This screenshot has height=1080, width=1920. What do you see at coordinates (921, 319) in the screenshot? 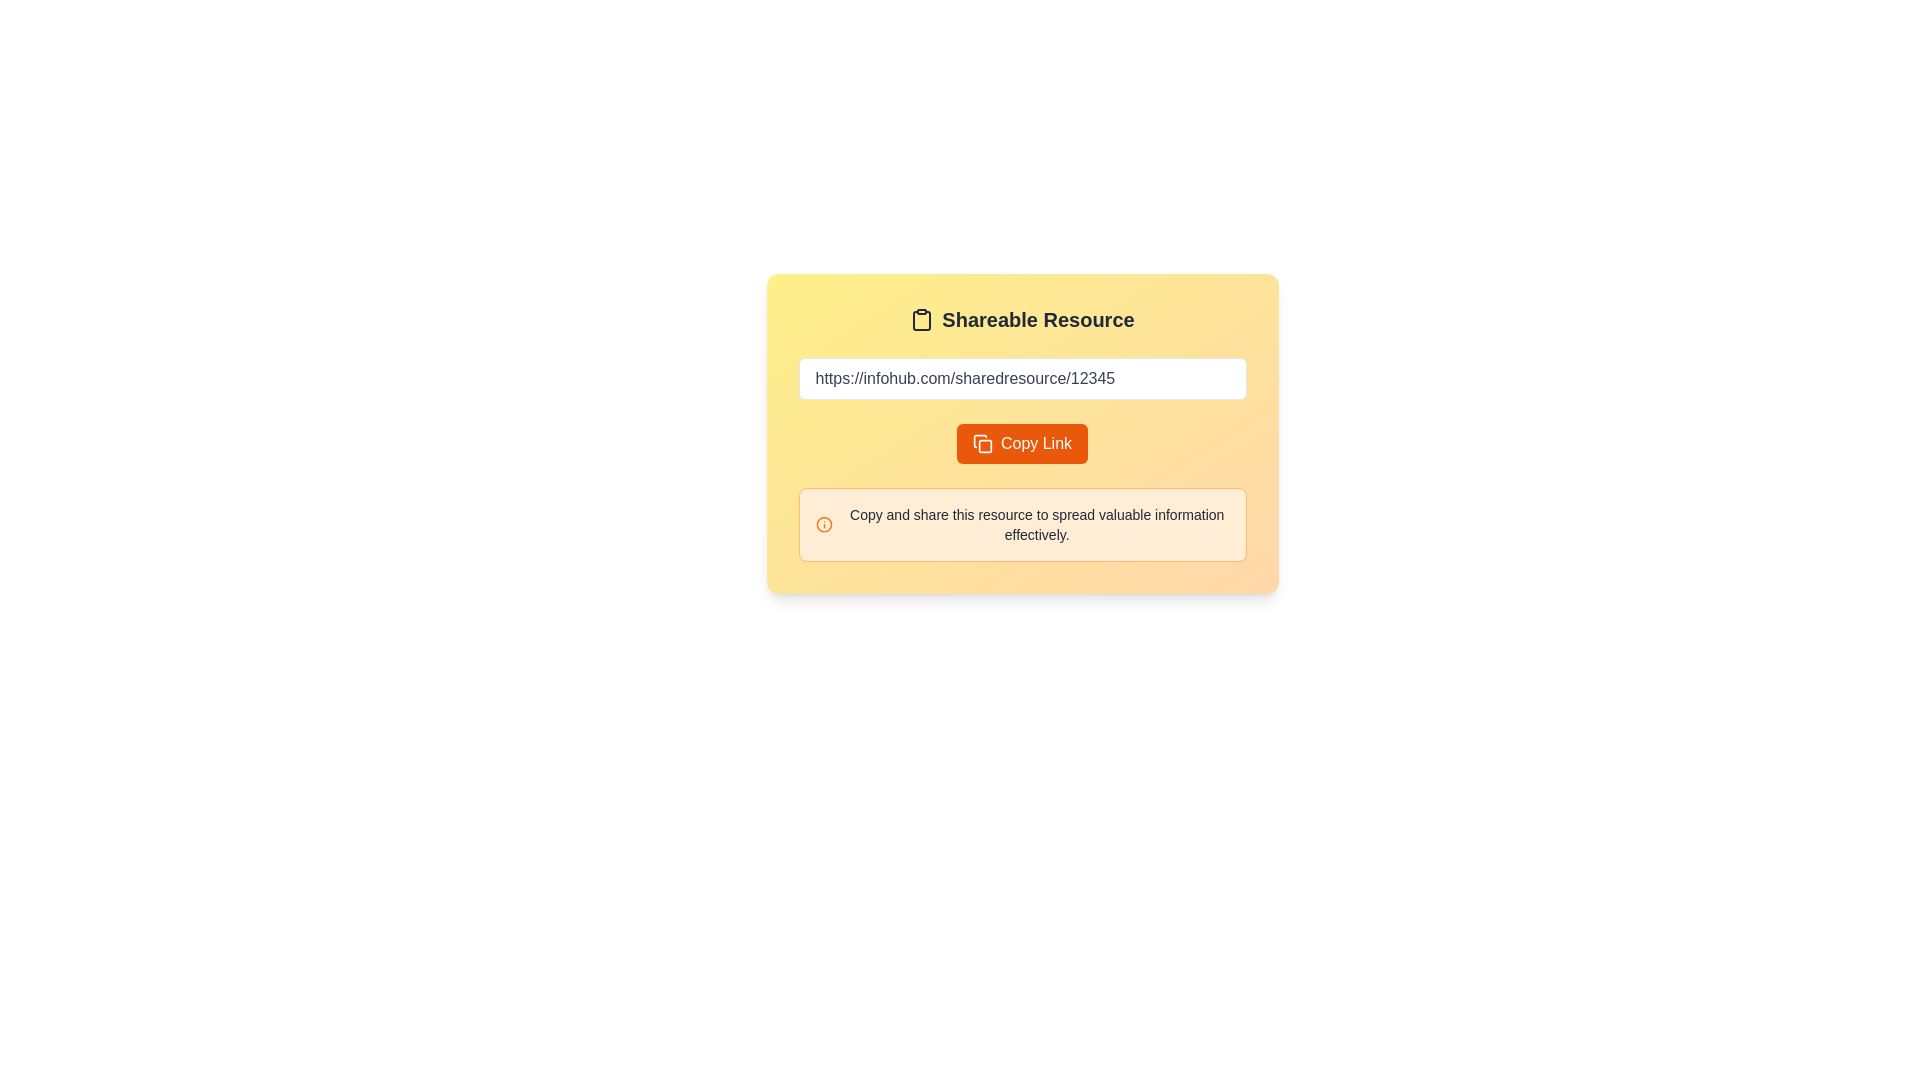
I see `the clipboard icon located to the left of the 'Shareable Resource' label in the header section` at bounding box center [921, 319].